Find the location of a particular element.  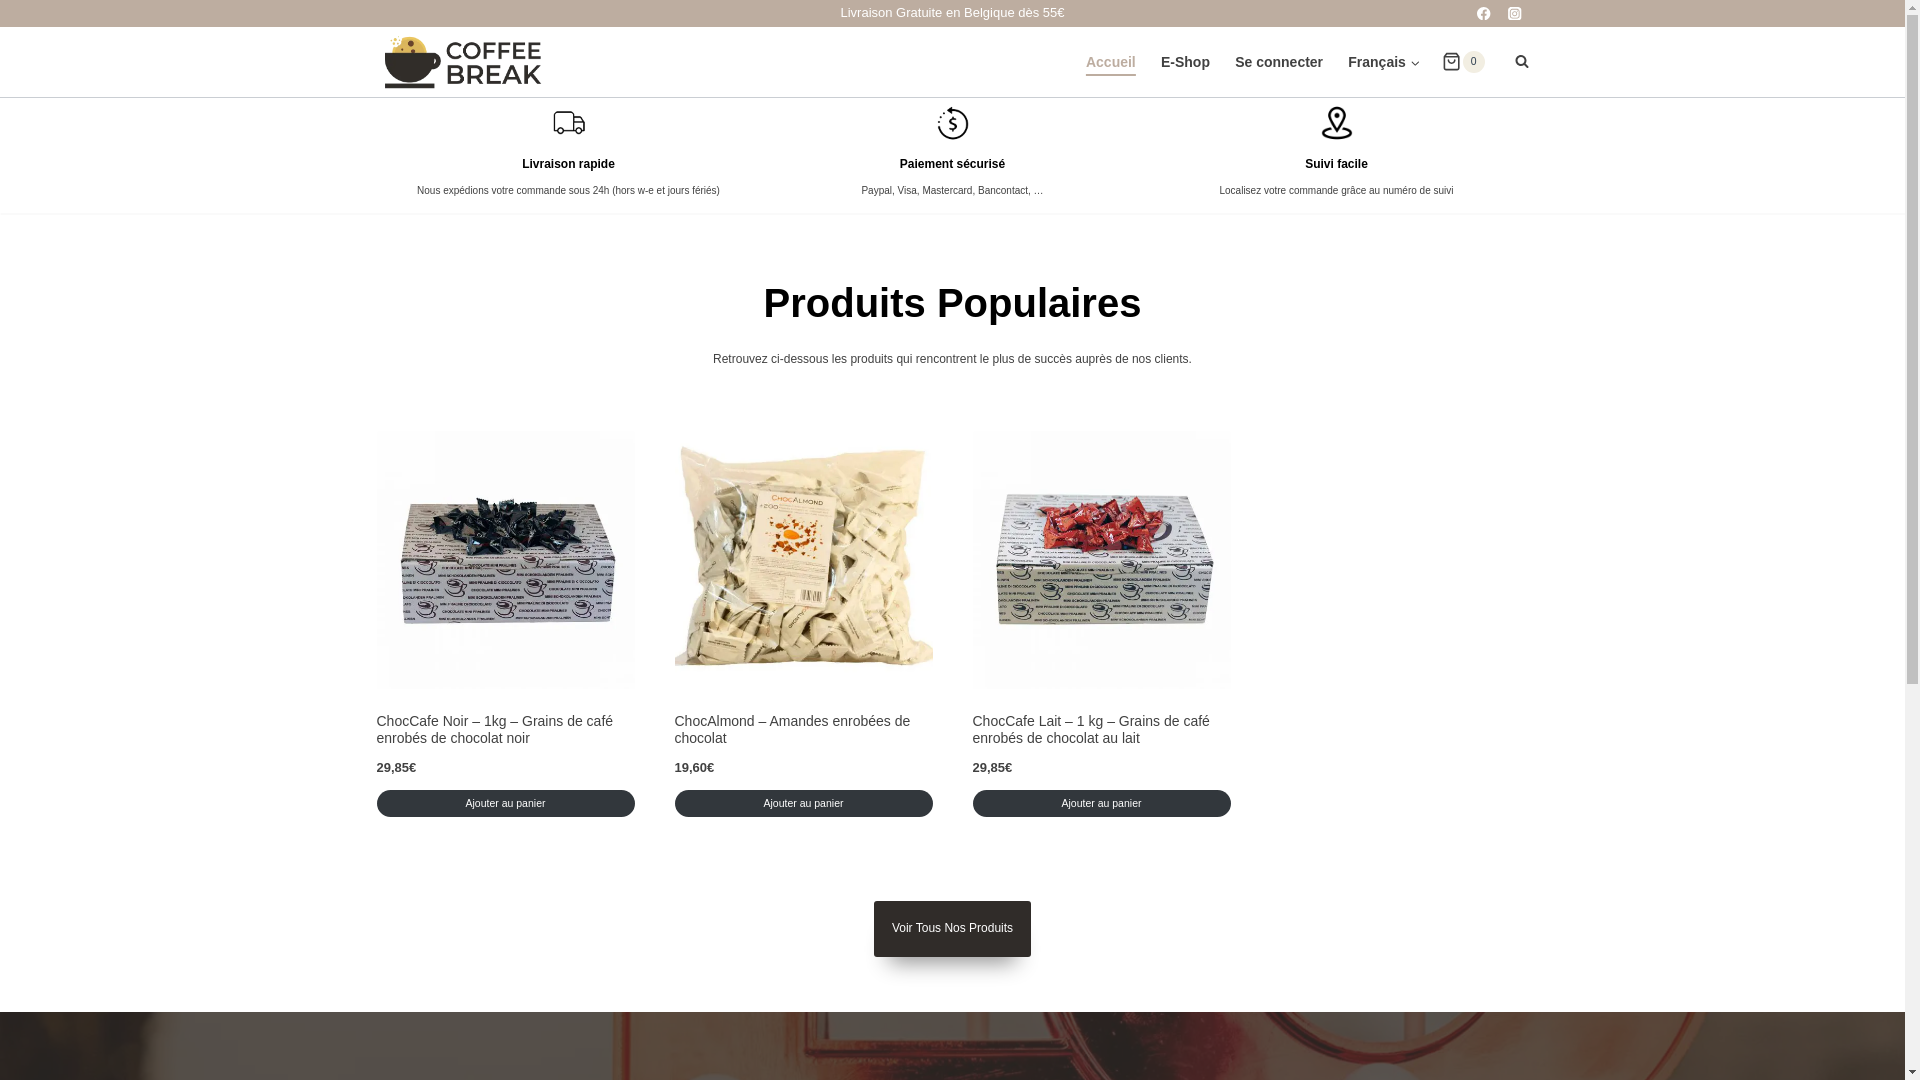

'0' is located at coordinates (1463, 60).